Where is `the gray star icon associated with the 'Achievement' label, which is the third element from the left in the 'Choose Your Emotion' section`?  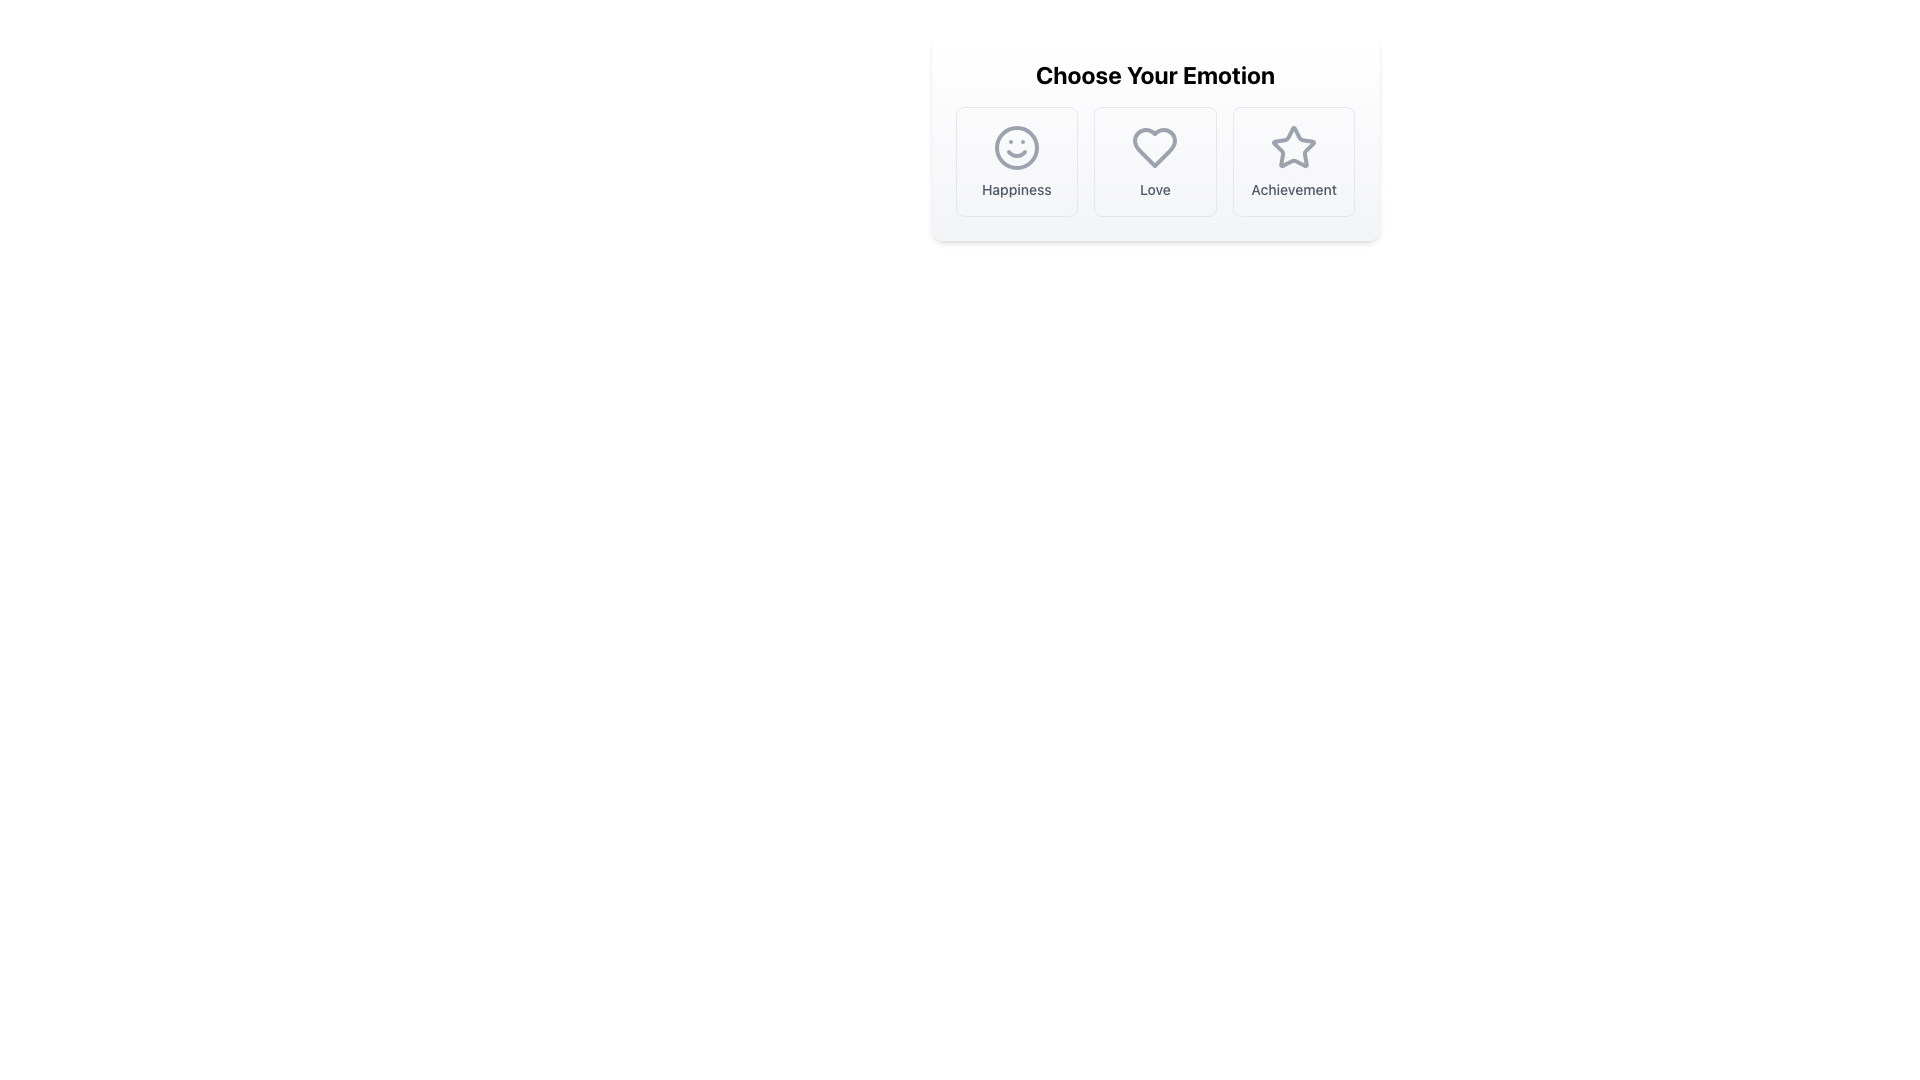 the gray star icon associated with the 'Achievement' label, which is the third element from the left in the 'Choose Your Emotion' section is located at coordinates (1294, 146).